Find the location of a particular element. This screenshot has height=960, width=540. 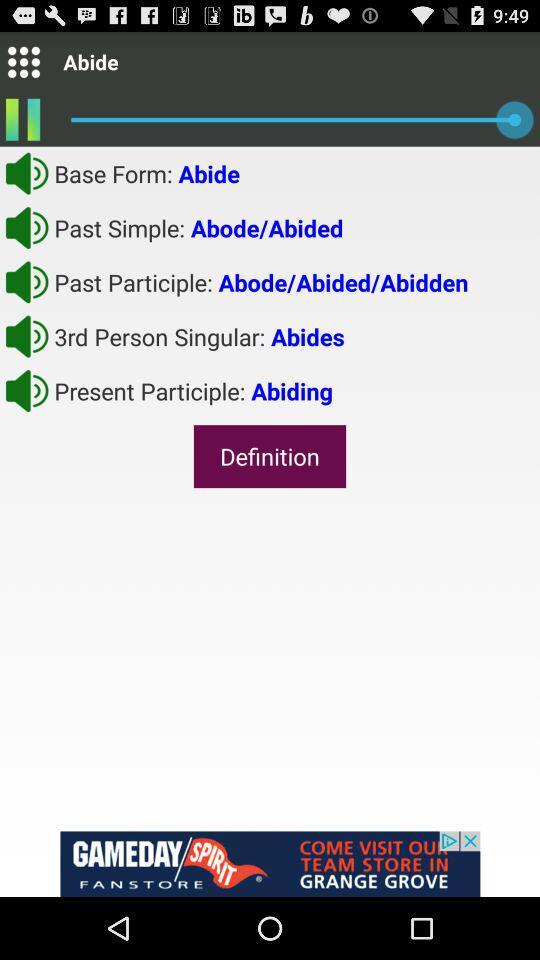

advertisement on the page is located at coordinates (270, 863).